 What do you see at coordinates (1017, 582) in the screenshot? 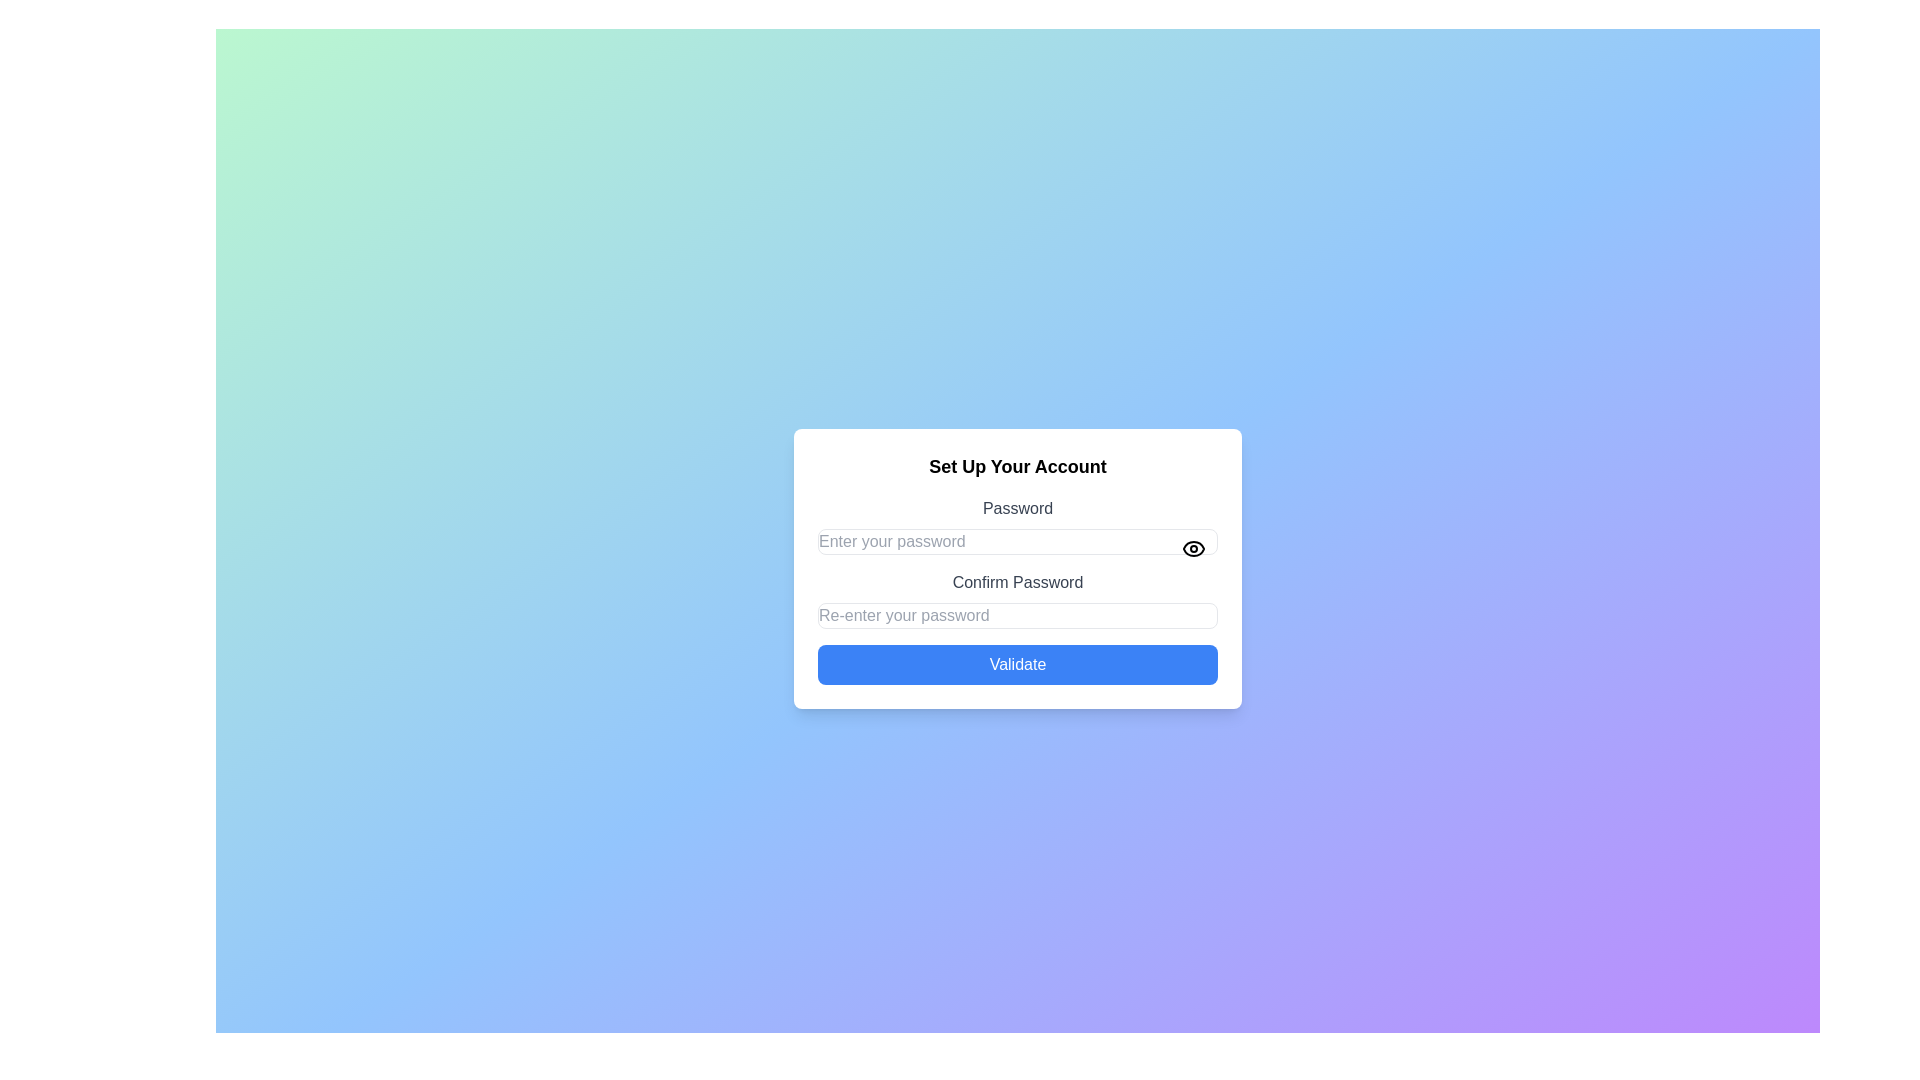
I see `text from the label indicating the purpose of the input field for confirming passwords, which is located above the input field labeled 'Confirm Password'` at bounding box center [1017, 582].